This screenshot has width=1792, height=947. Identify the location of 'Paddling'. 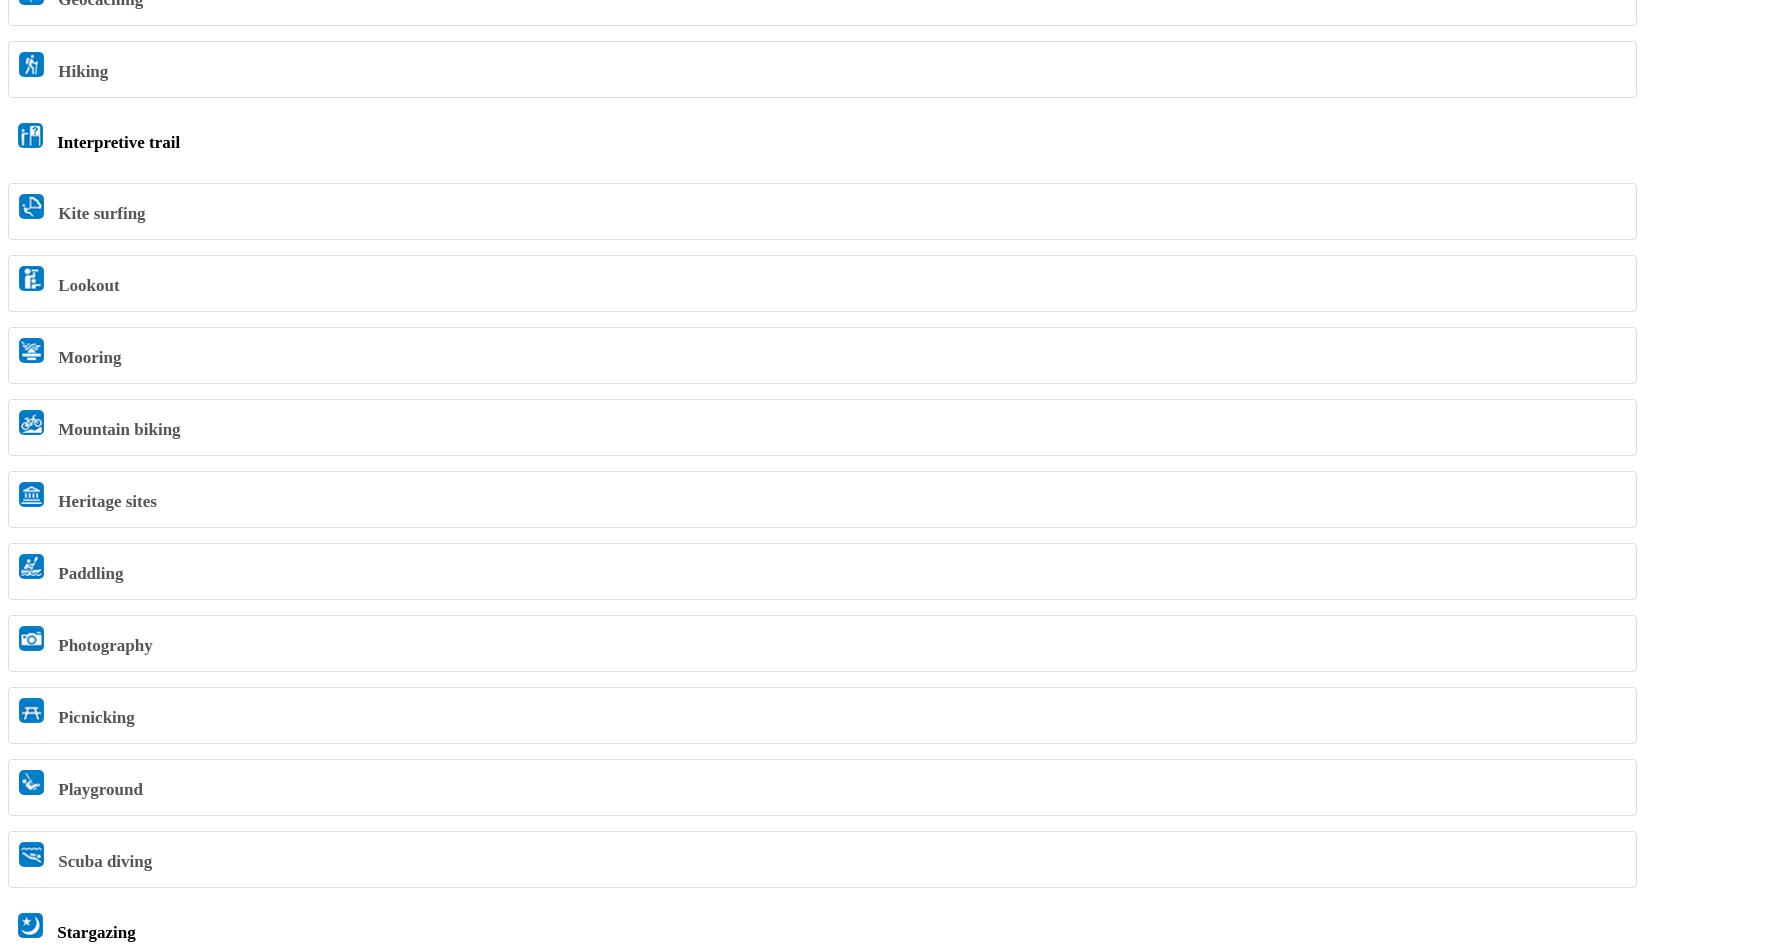
(88, 572).